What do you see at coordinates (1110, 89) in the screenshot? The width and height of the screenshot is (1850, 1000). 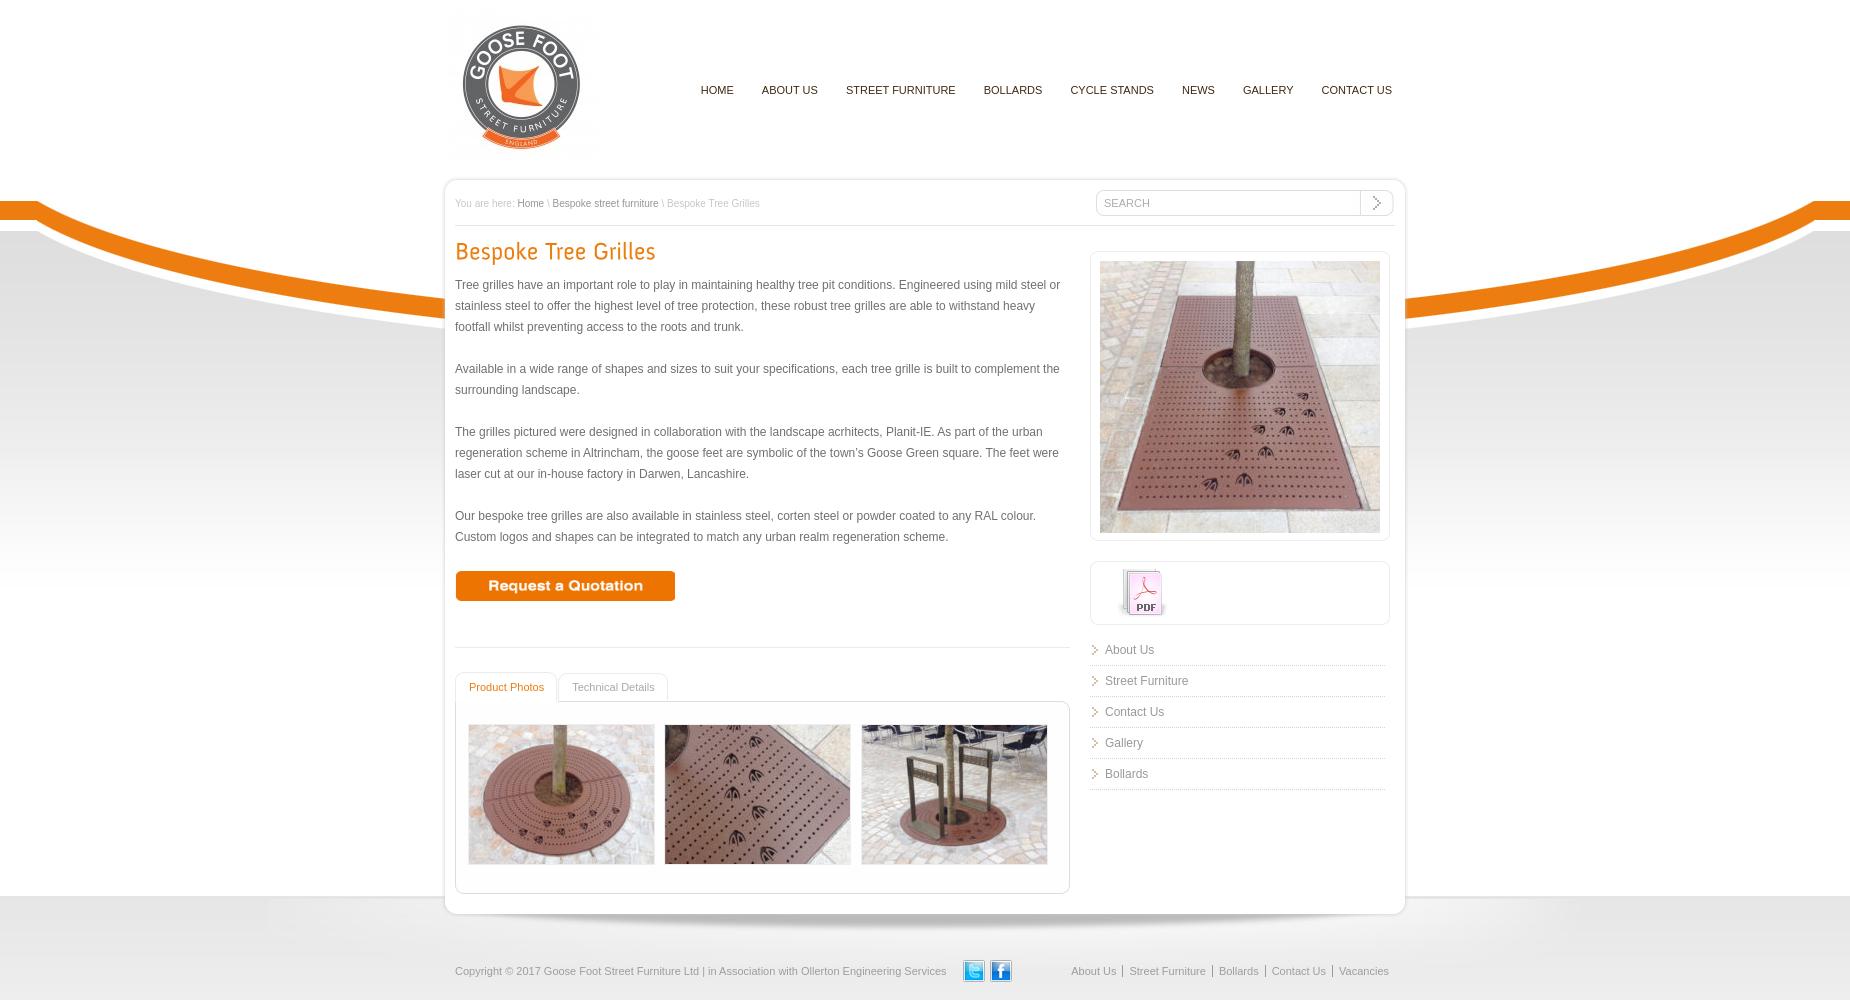 I see `'Cycle Stands'` at bounding box center [1110, 89].